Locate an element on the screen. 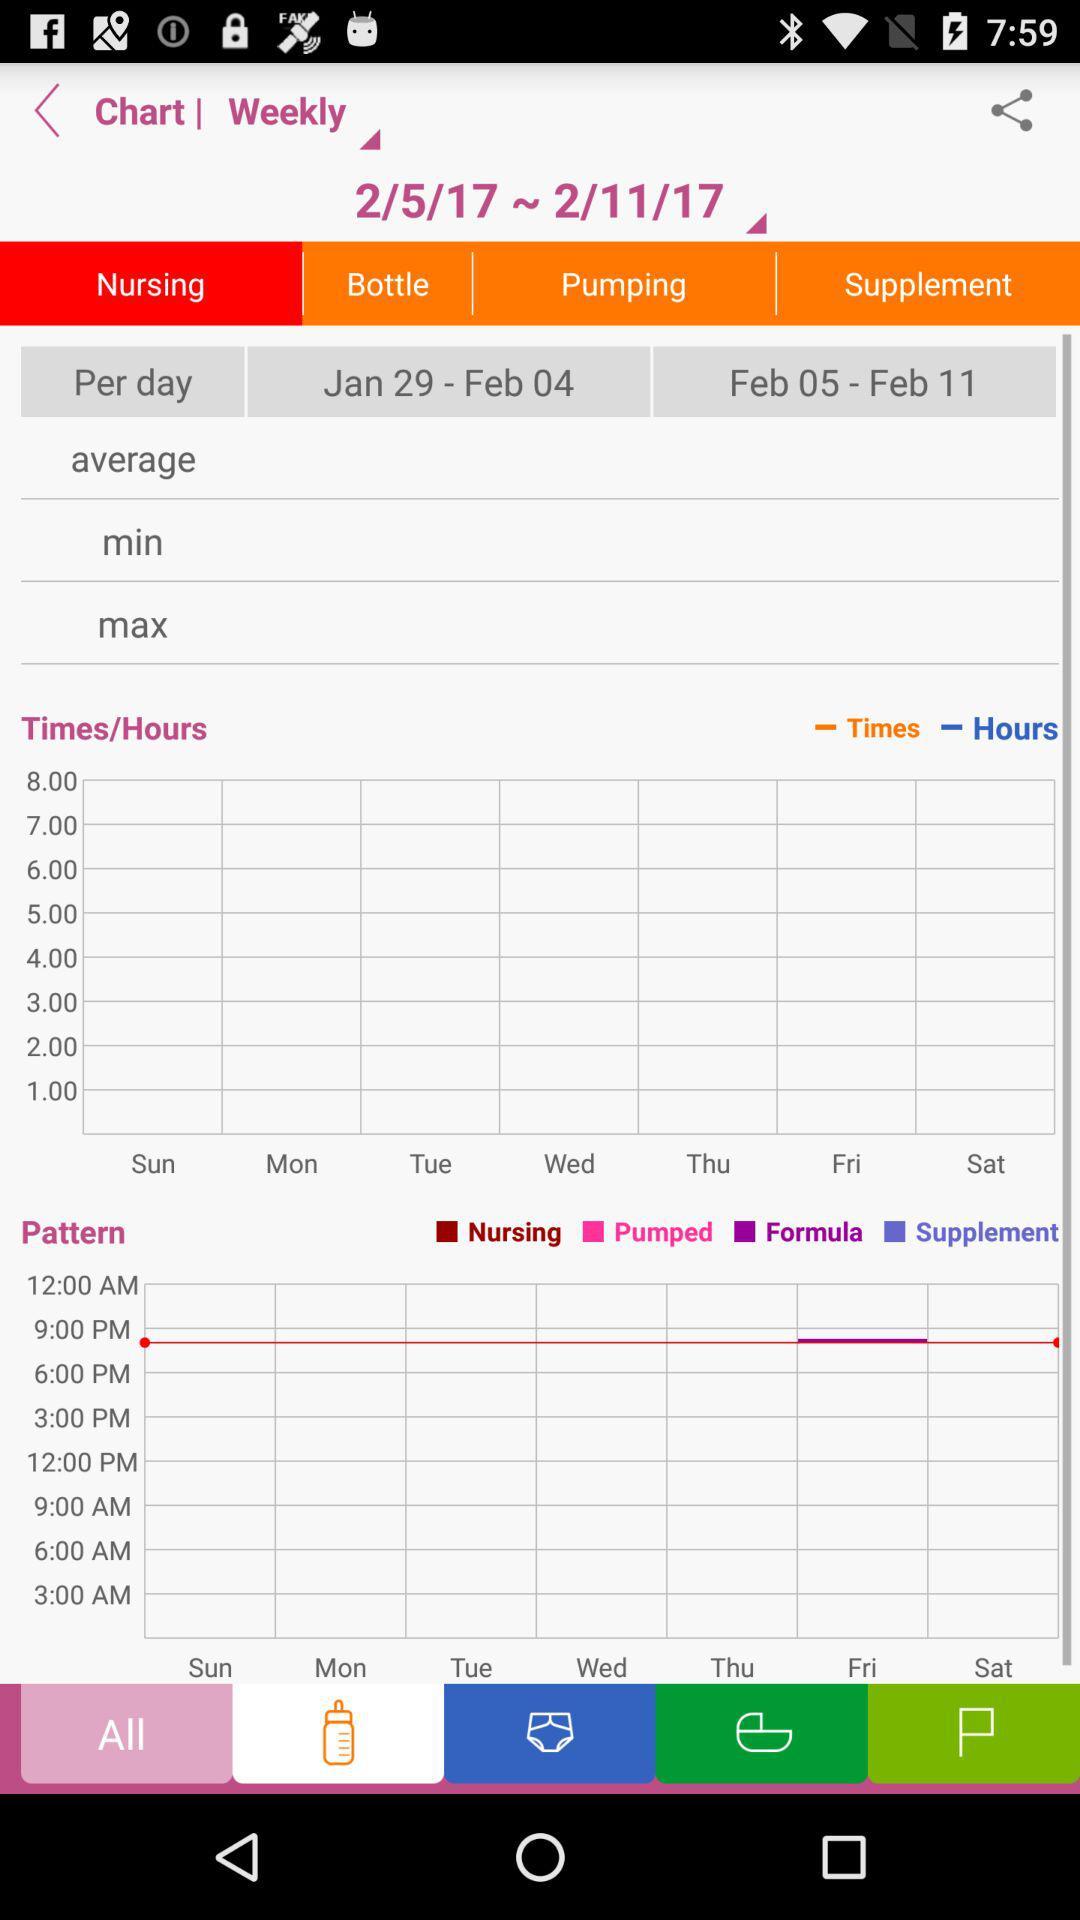 Image resolution: width=1080 pixels, height=1920 pixels. the share icon is located at coordinates (1022, 117).